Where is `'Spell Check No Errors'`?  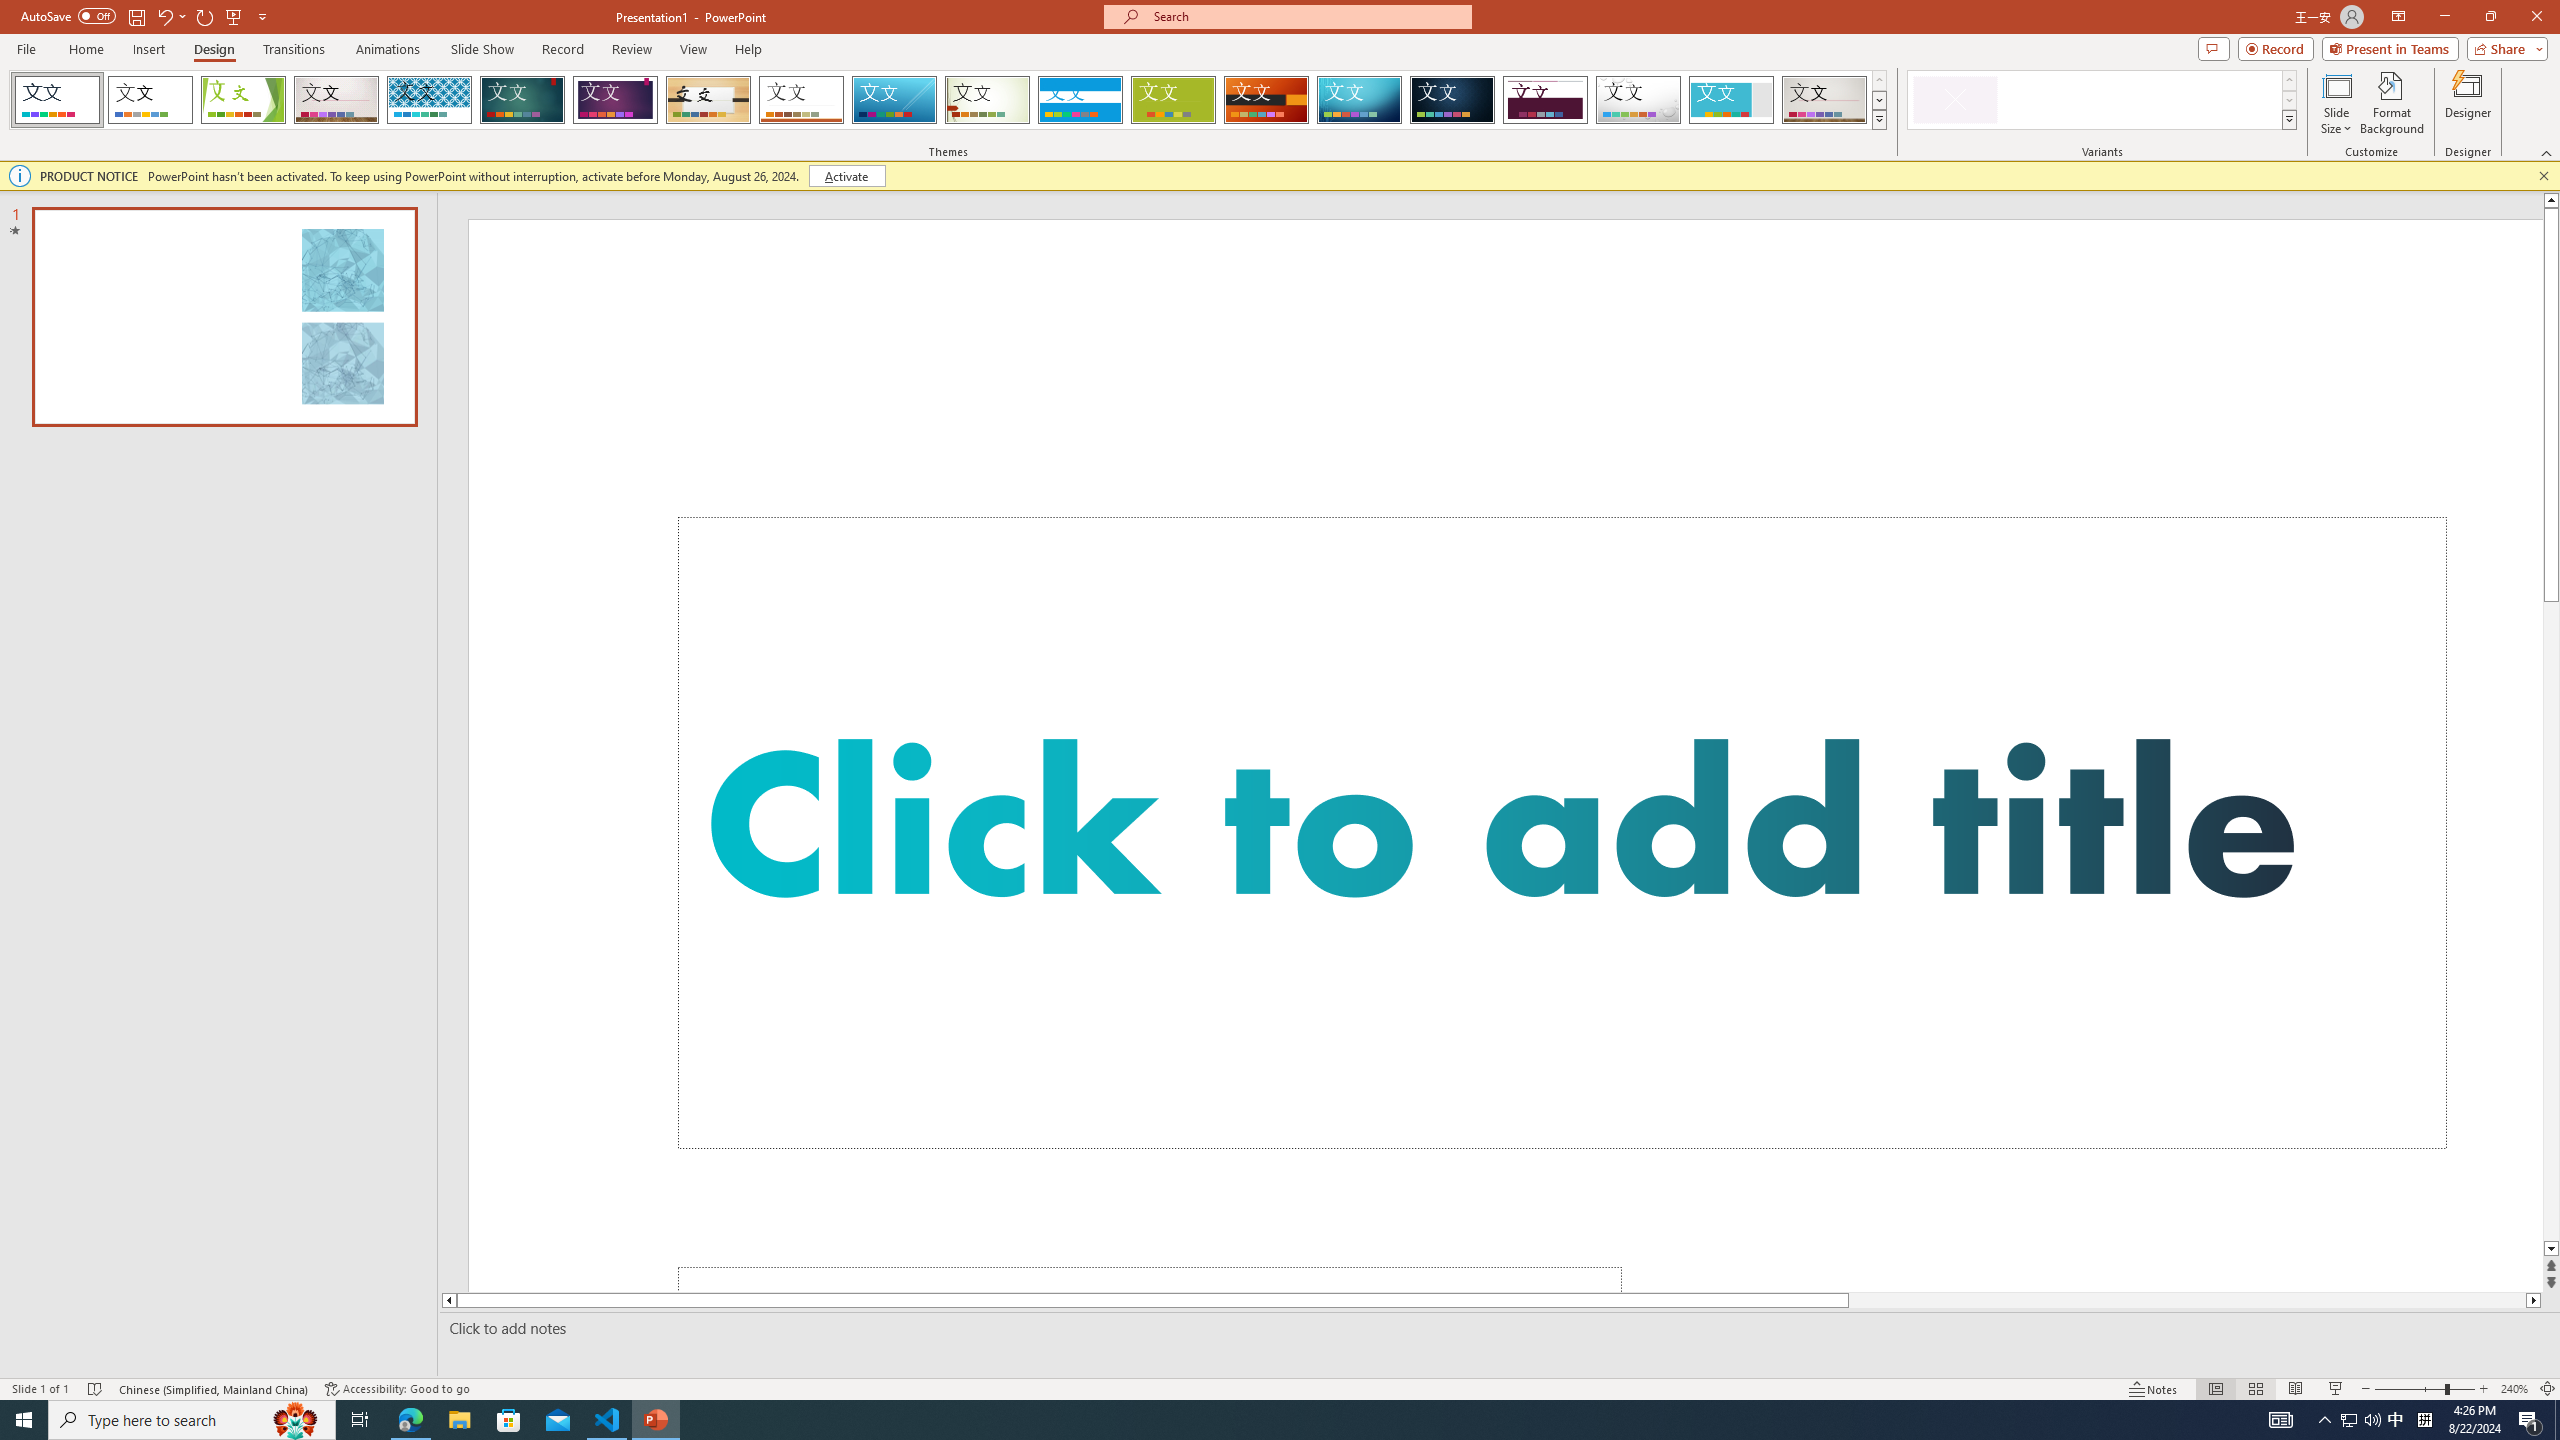 'Spell Check No Errors' is located at coordinates (95, 1389).